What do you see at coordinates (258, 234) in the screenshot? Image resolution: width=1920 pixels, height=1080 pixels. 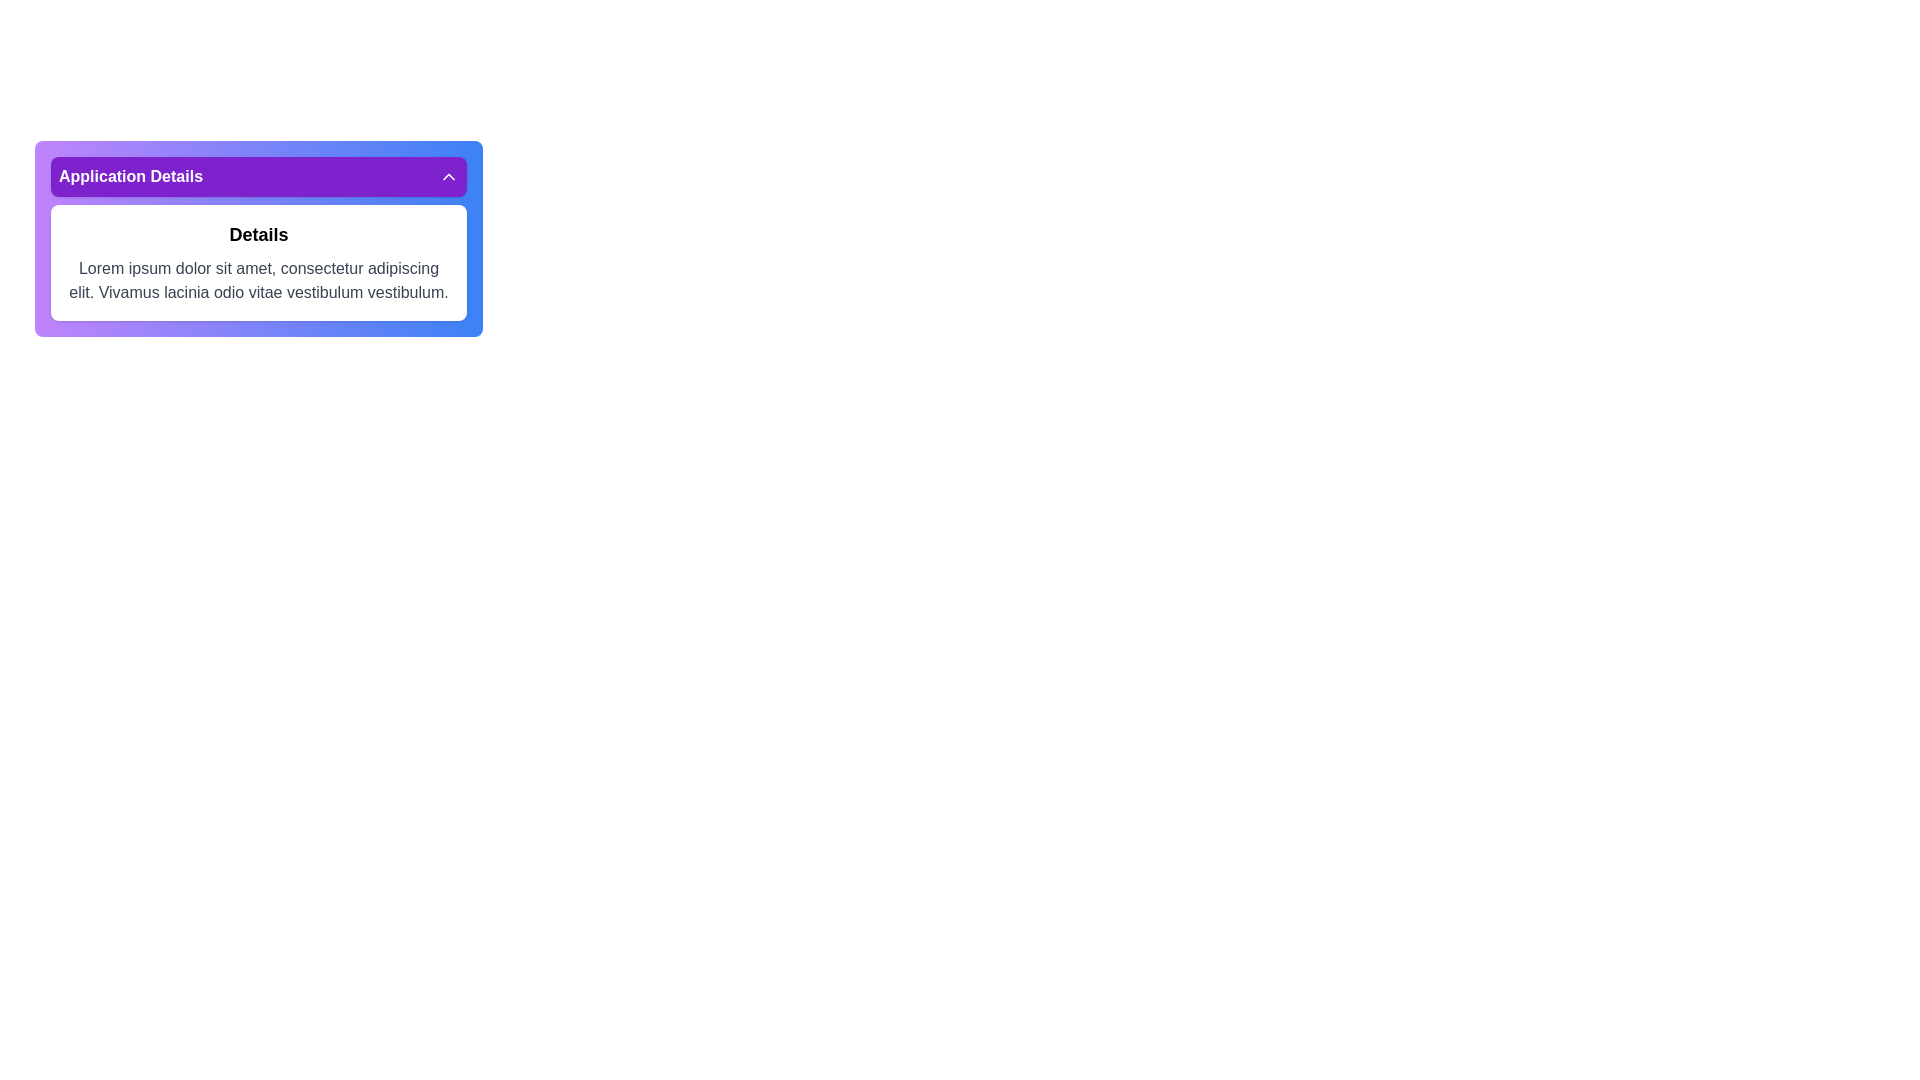 I see `the text label that serves as a title for the details section of the 'Application Details' box, which is located at the top-left of the box with a white background` at bounding box center [258, 234].